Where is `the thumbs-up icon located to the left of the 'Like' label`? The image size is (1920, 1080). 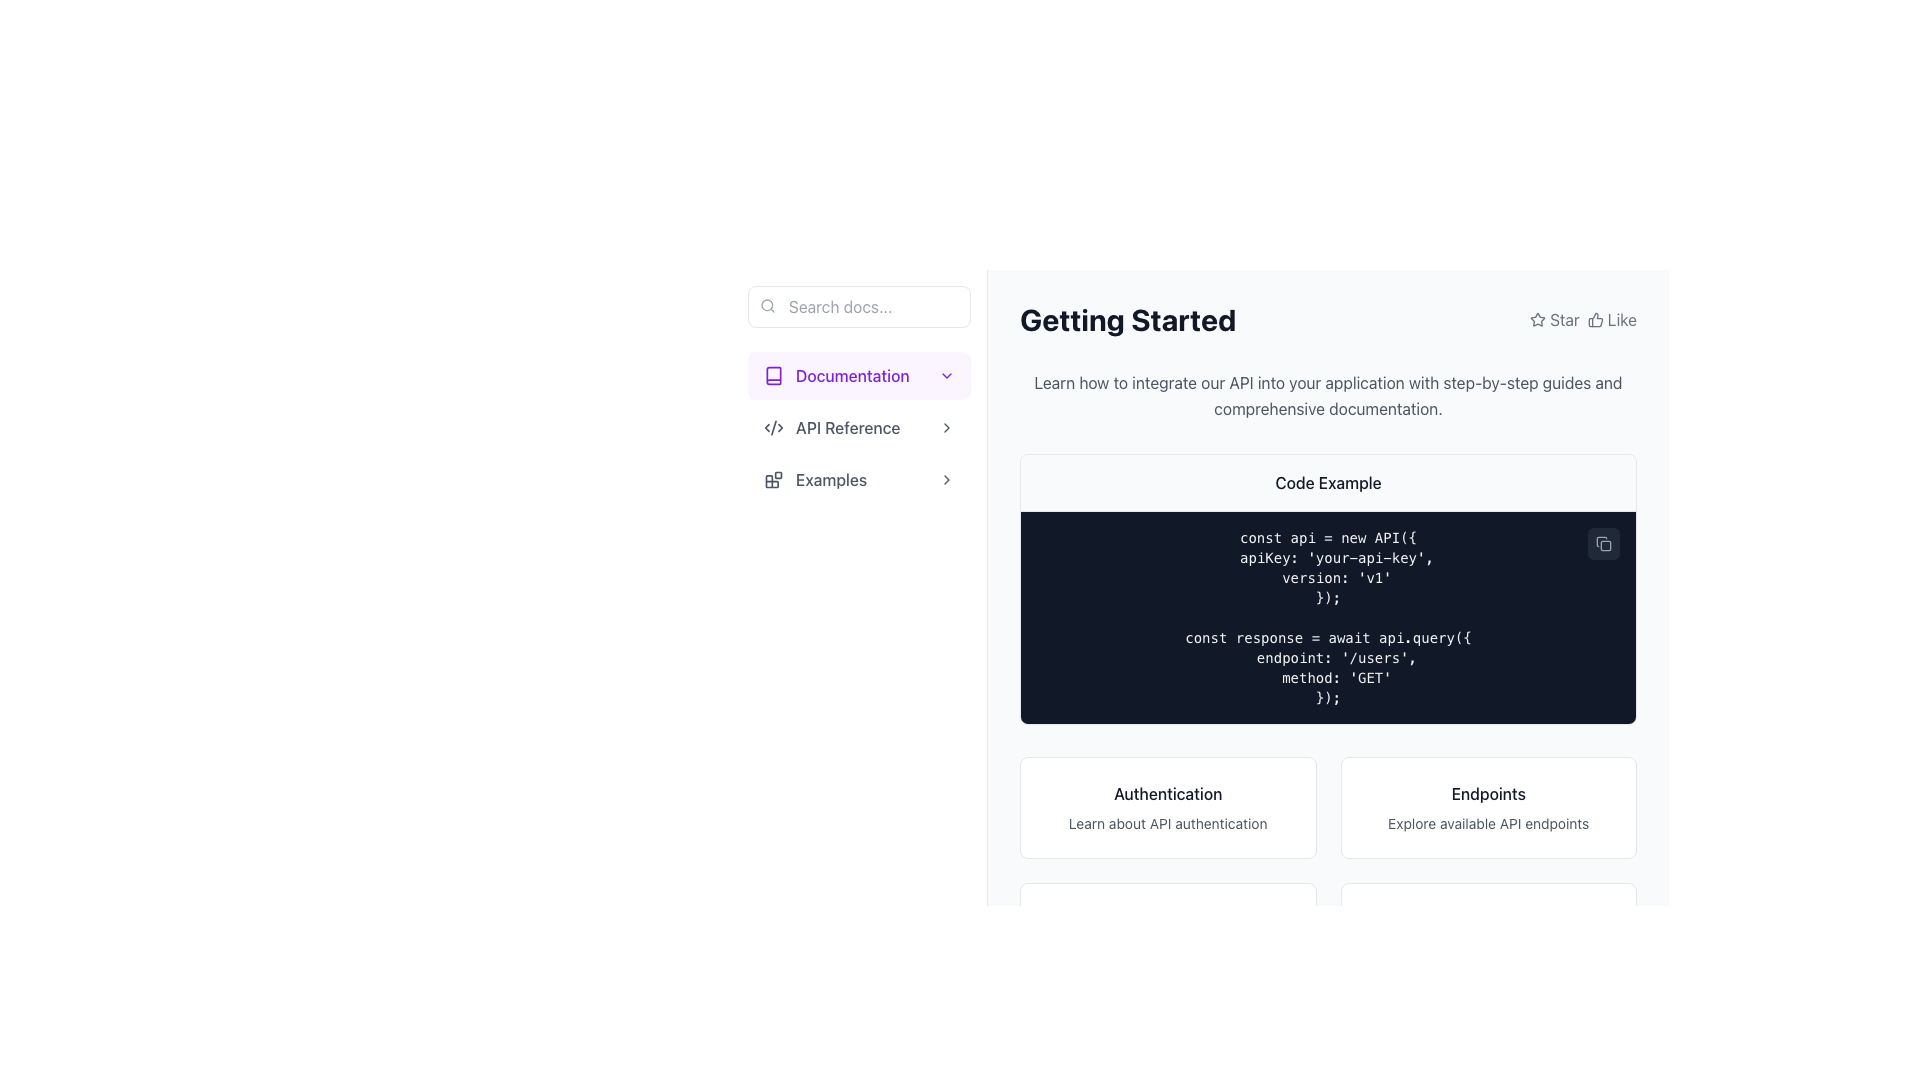
the thumbs-up icon located to the left of the 'Like' label is located at coordinates (1594, 319).